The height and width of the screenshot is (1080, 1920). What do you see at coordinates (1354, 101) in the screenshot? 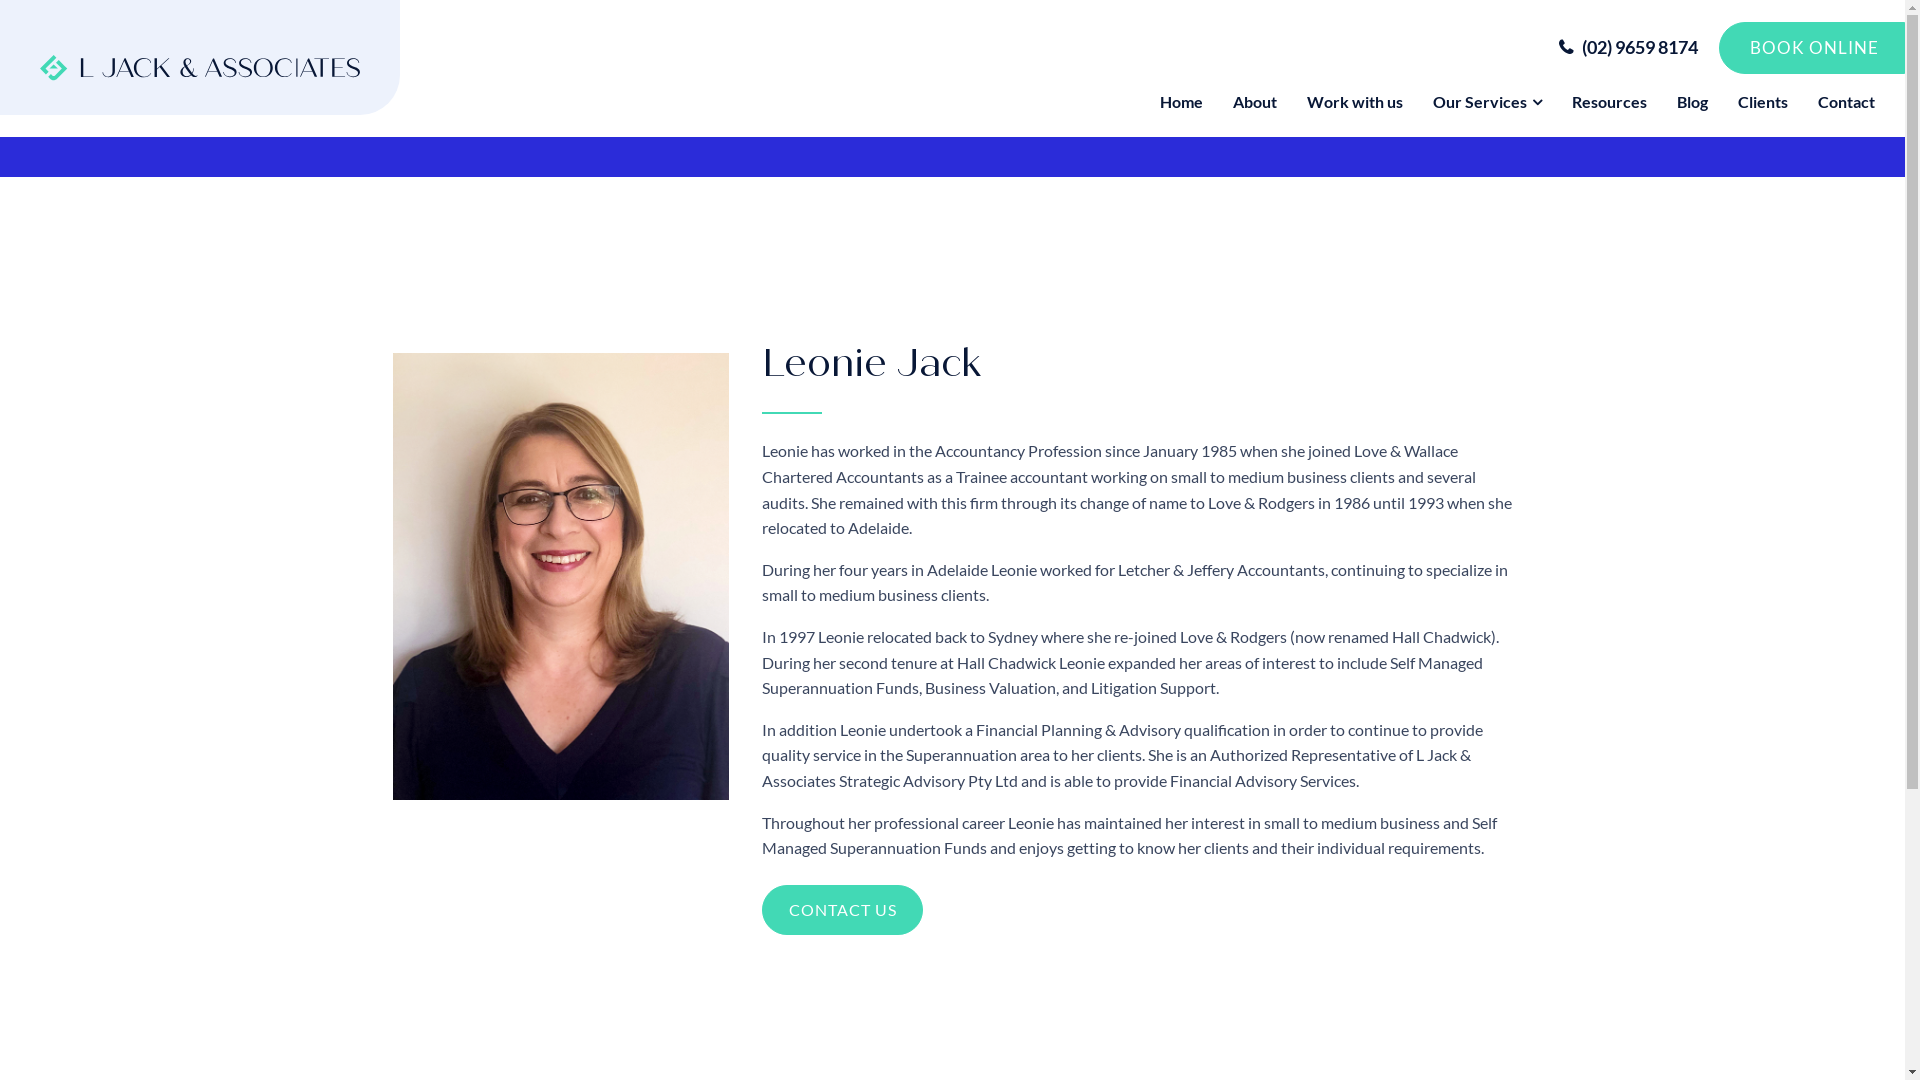
I see `'Work with us'` at bounding box center [1354, 101].